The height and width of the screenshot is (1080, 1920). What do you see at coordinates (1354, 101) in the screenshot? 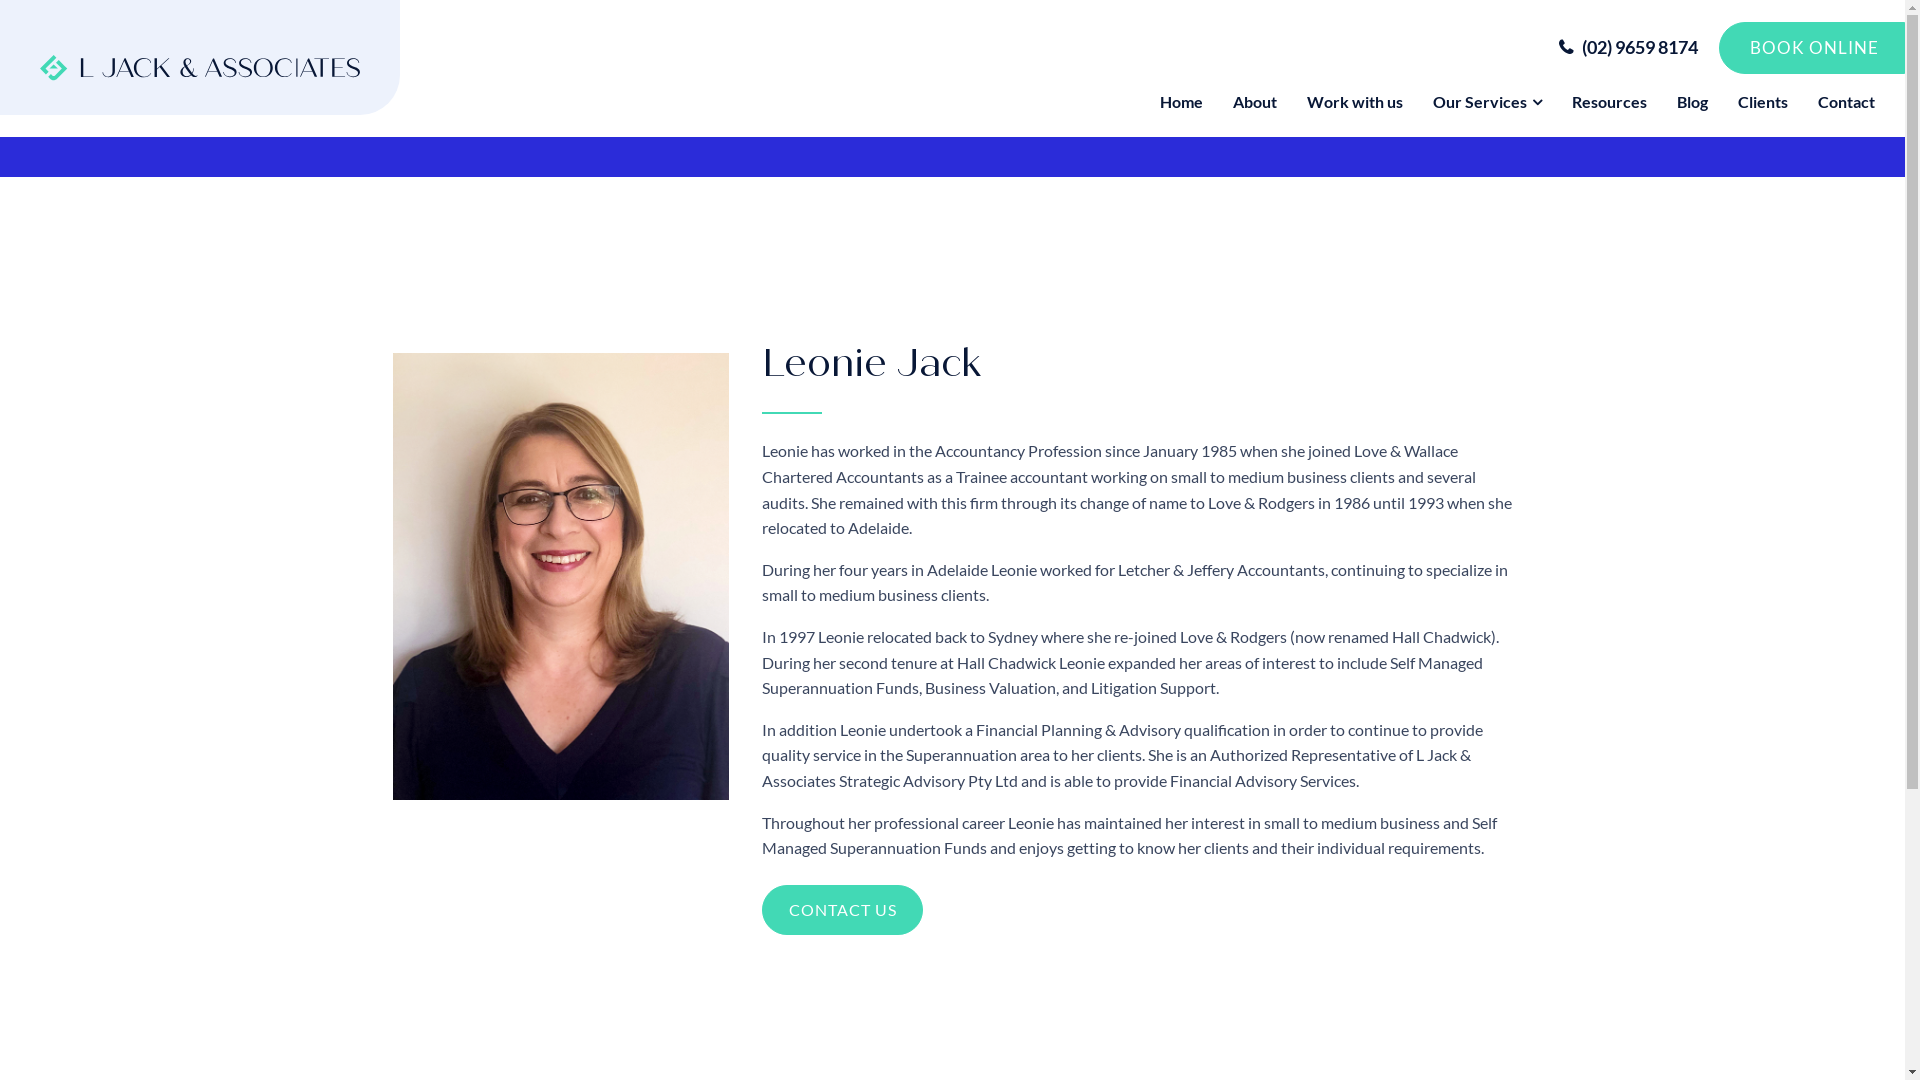
I see `'Work with us'` at bounding box center [1354, 101].